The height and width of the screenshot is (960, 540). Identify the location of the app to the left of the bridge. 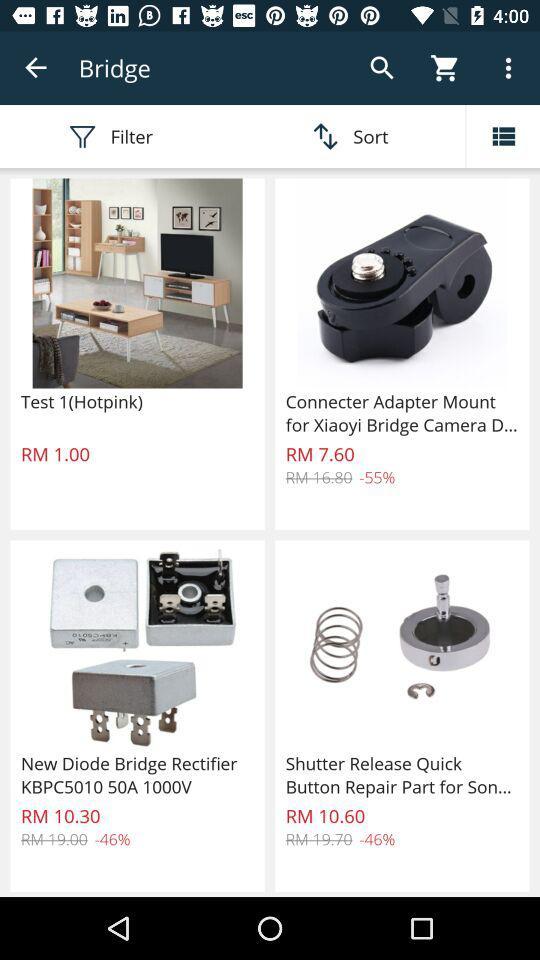
(36, 68).